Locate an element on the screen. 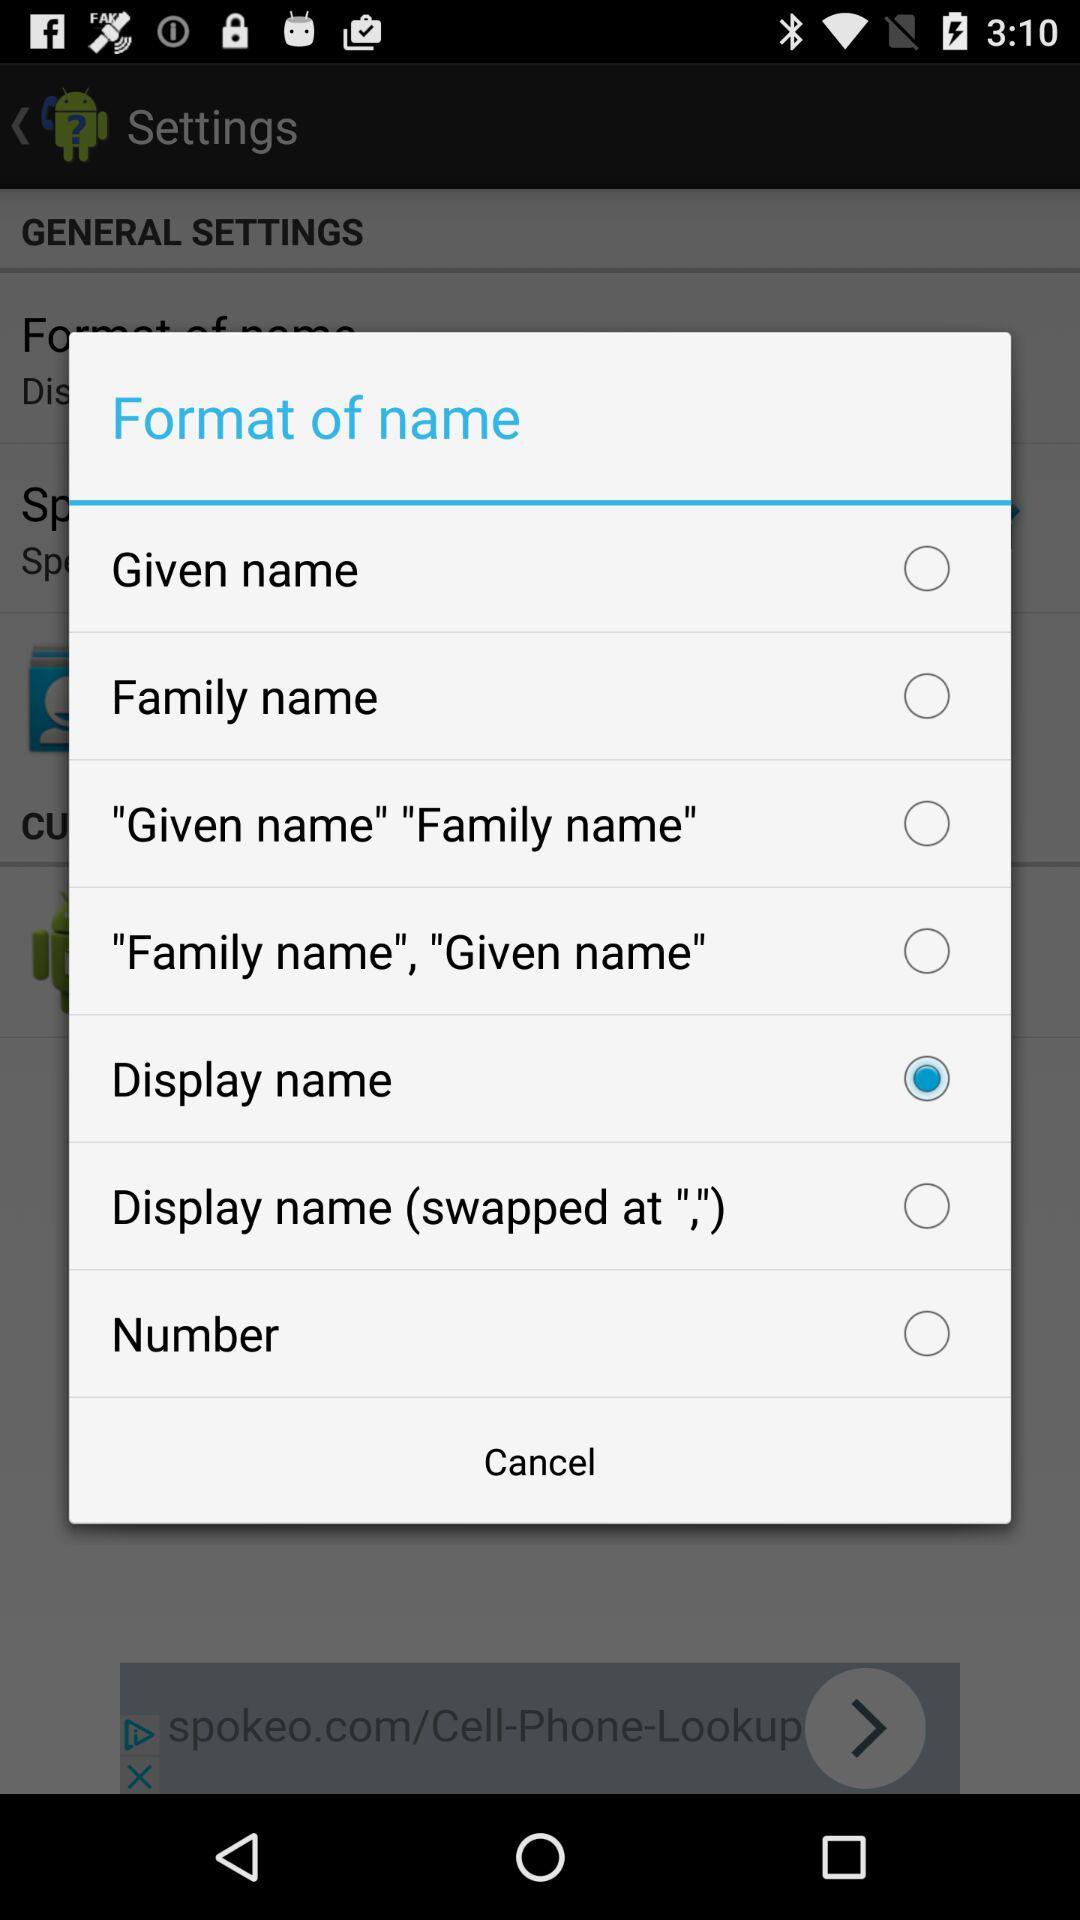 Image resolution: width=1080 pixels, height=1920 pixels. cancel icon is located at coordinates (540, 1460).